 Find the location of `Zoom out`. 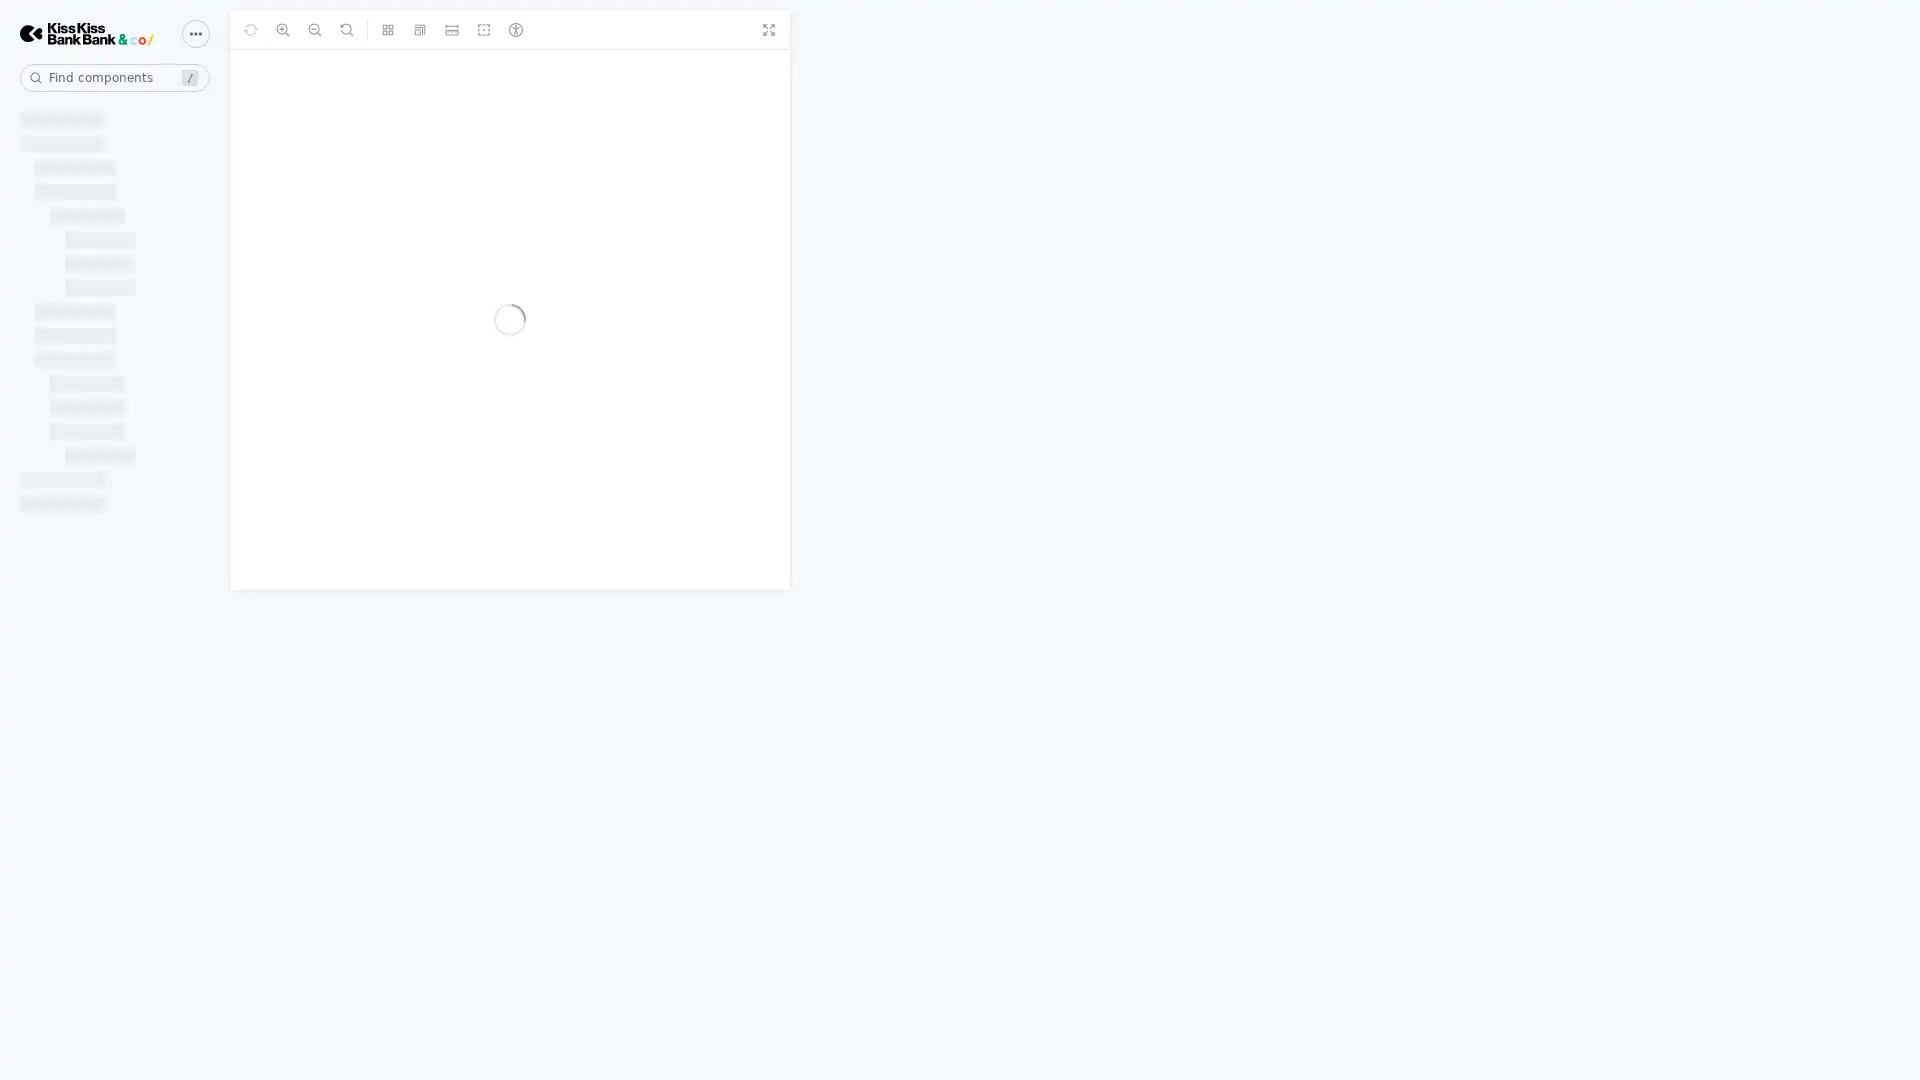

Zoom out is located at coordinates (469, 30).